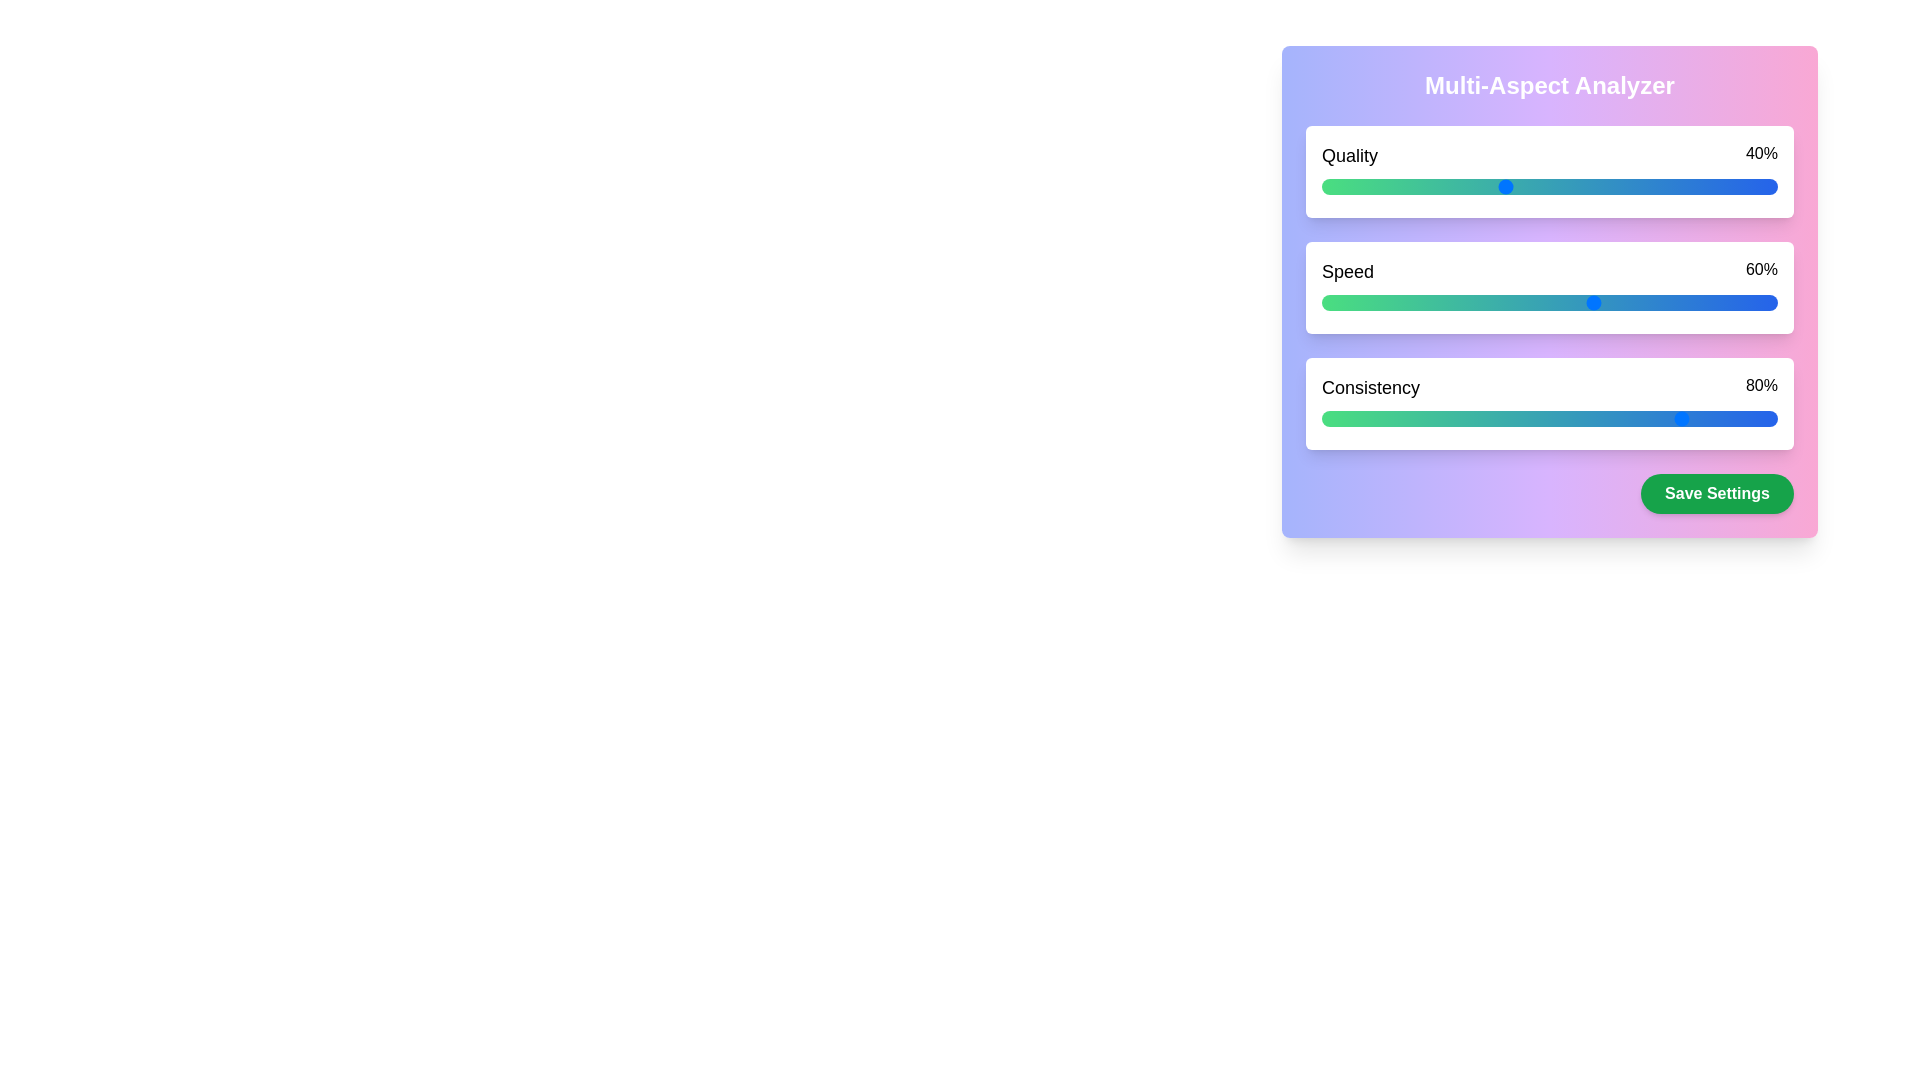  Describe the element at coordinates (1434, 418) in the screenshot. I see `the slider value` at that location.